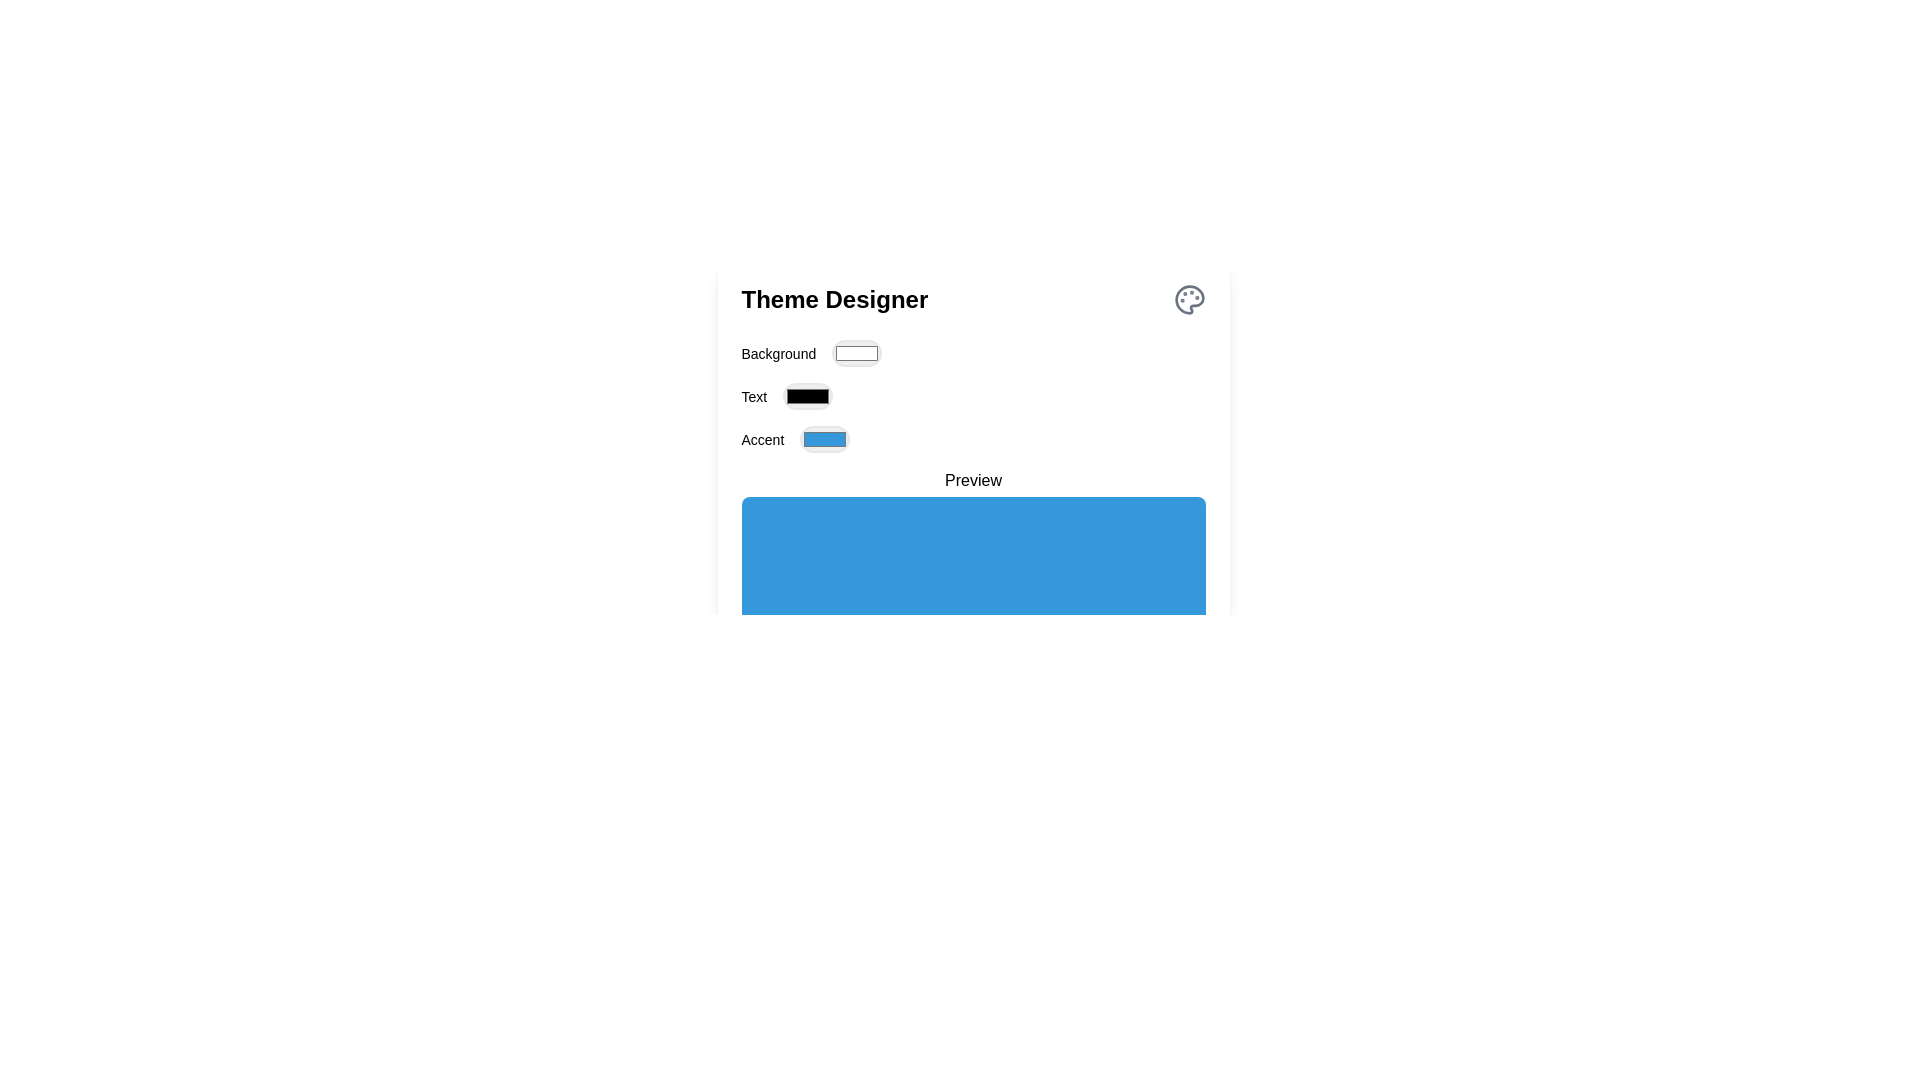 The height and width of the screenshot is (1080, 1920). What do you see at coordinates (825, 438) in the screenshot?
I see `the circular blue Color input button located to the right of the 'Accent' label` at bounding box center [825, 438].